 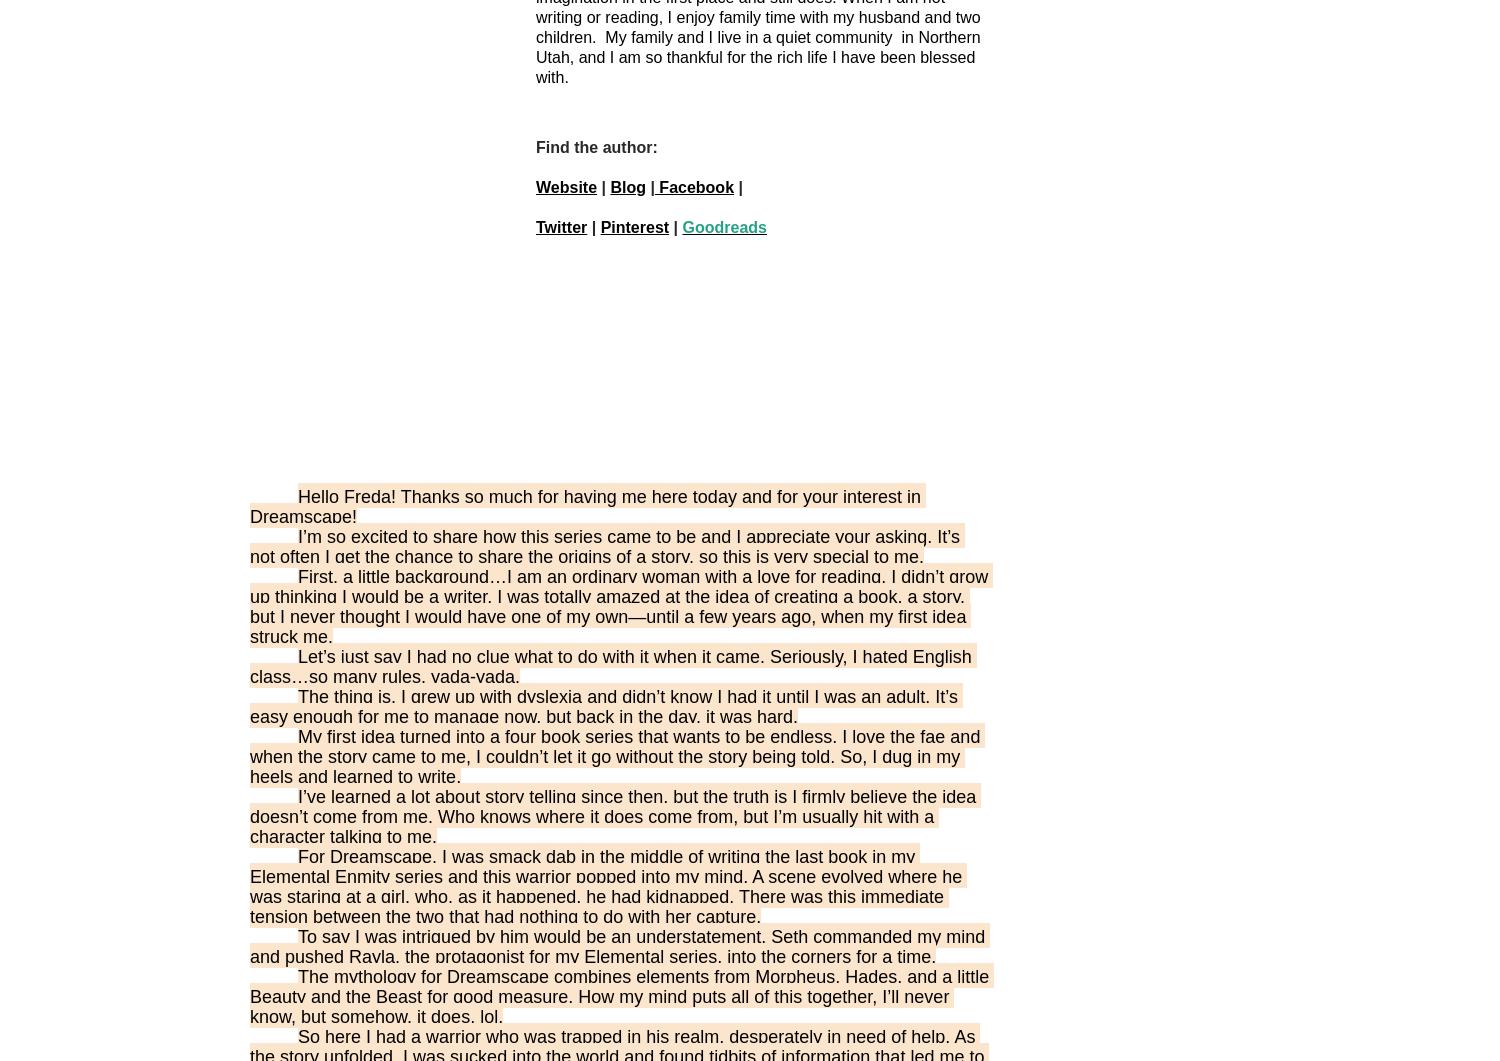 What do you see at coordinates (612, 666) in the screenshot?
I see `'Let’s just say I had no clue what to do with it when it came. Seriously, I hated English class…so many rules, yada-yada.'` at bounding box center [612, 666].